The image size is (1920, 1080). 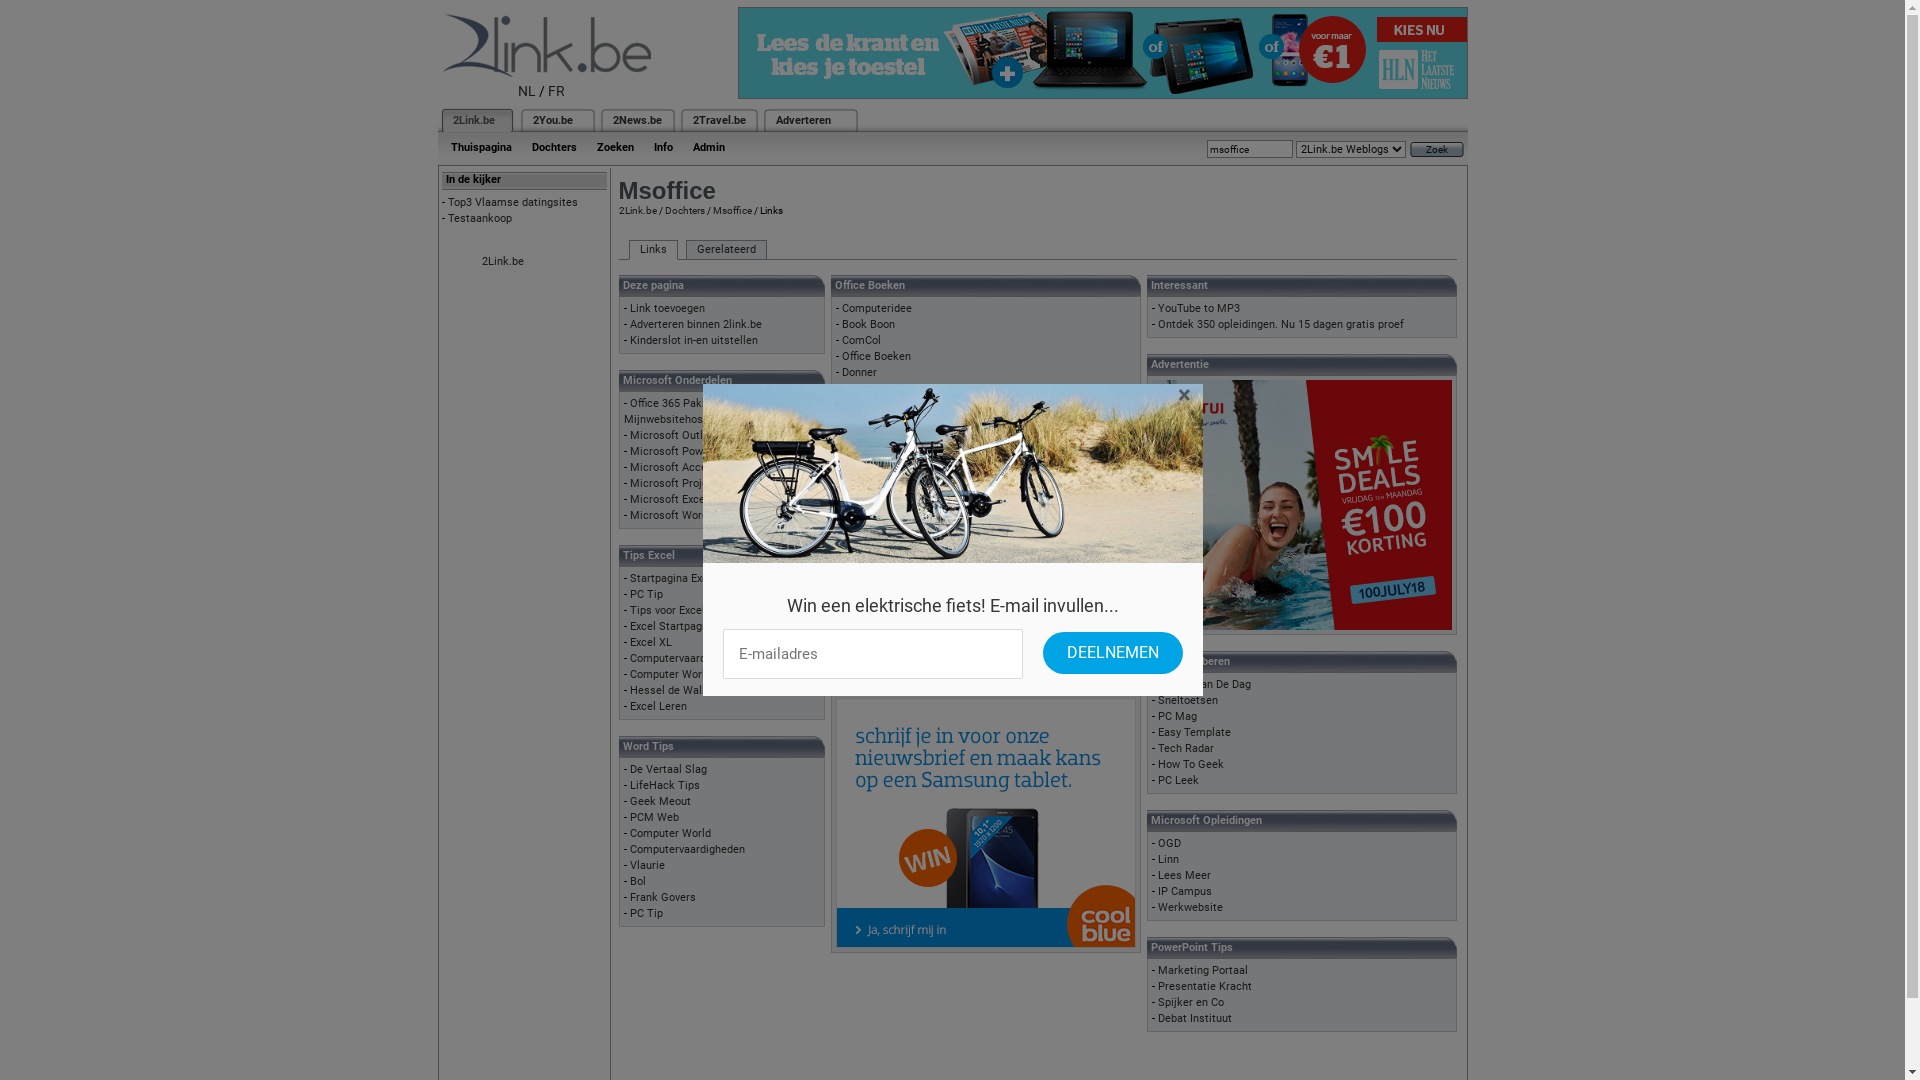 What do you see at coordinates (660, 800) in the screenshot?
I see `'Geek Meout'` at bounding box center [660, 800].